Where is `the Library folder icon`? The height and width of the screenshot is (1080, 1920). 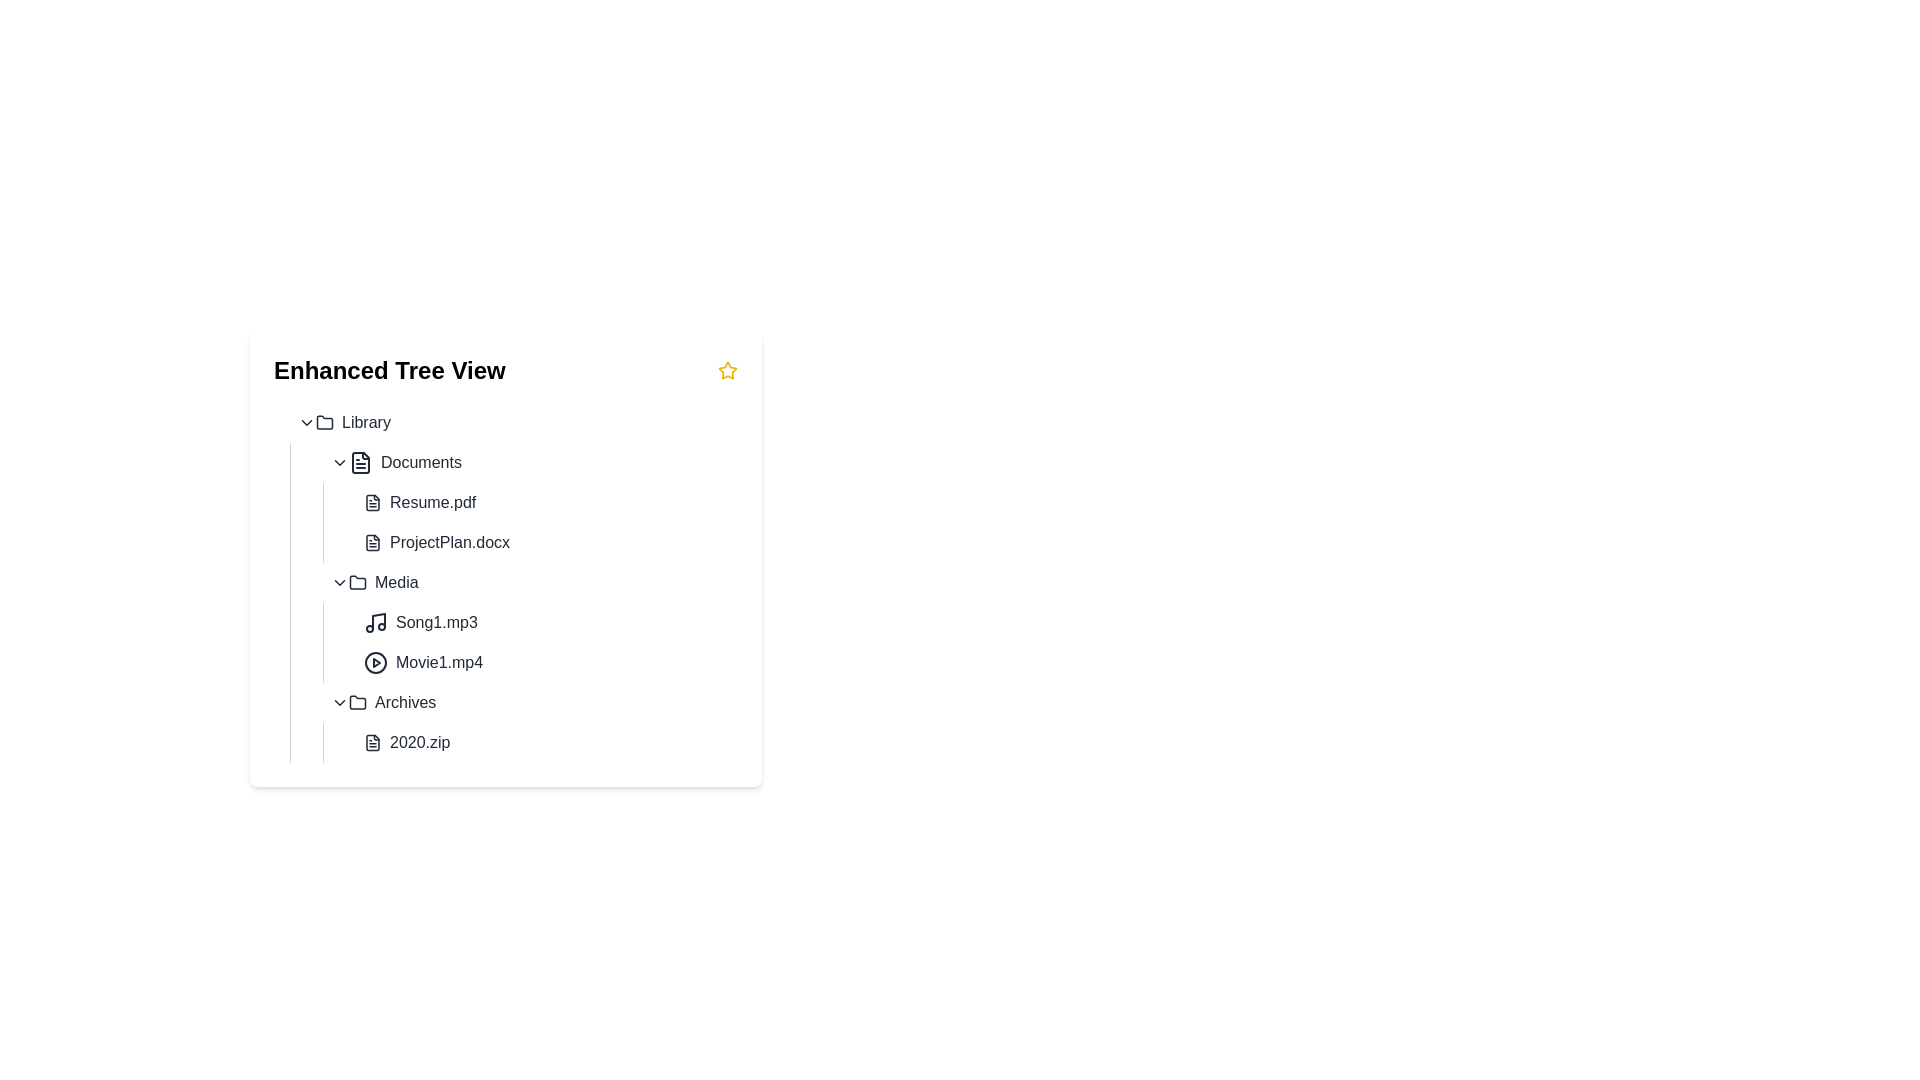
the Library folder icon is located at coordinates (325, 420).